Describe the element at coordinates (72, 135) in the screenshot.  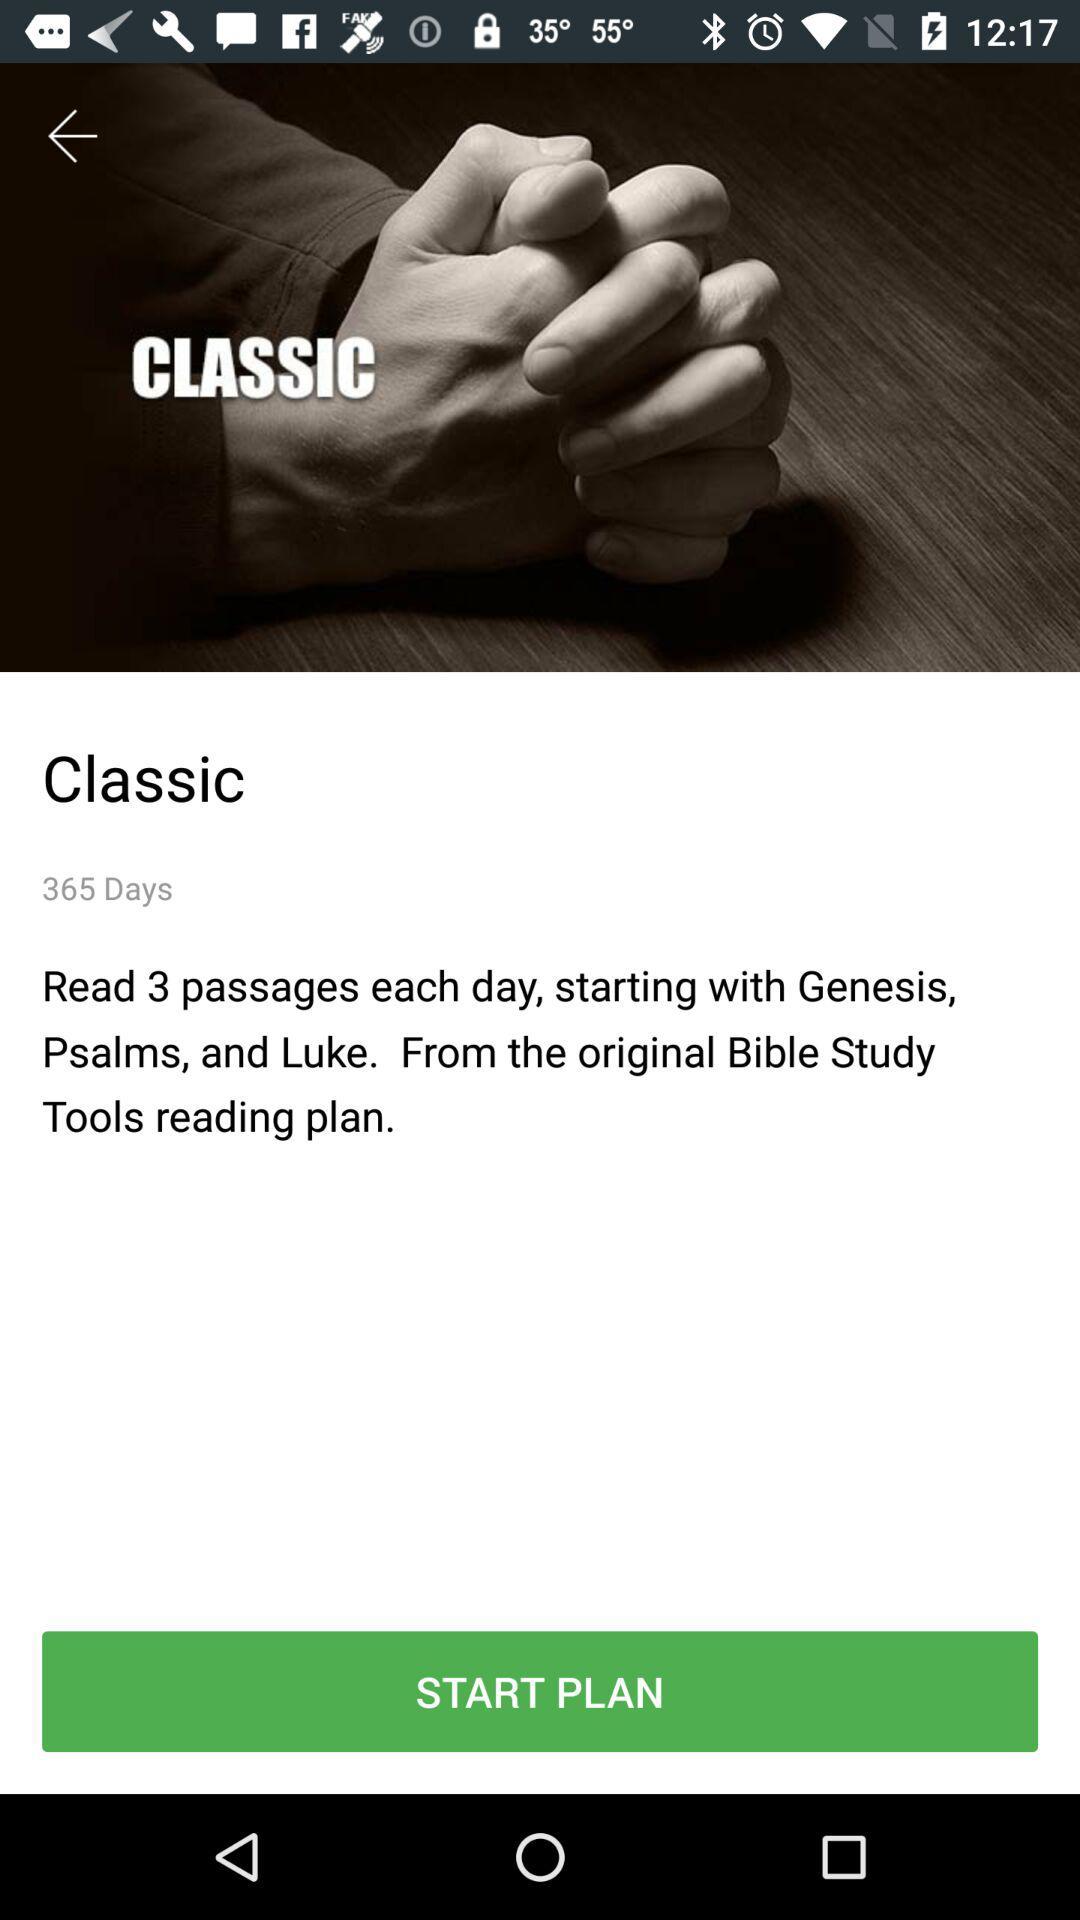
I see `the item at the top left corner` at that location.